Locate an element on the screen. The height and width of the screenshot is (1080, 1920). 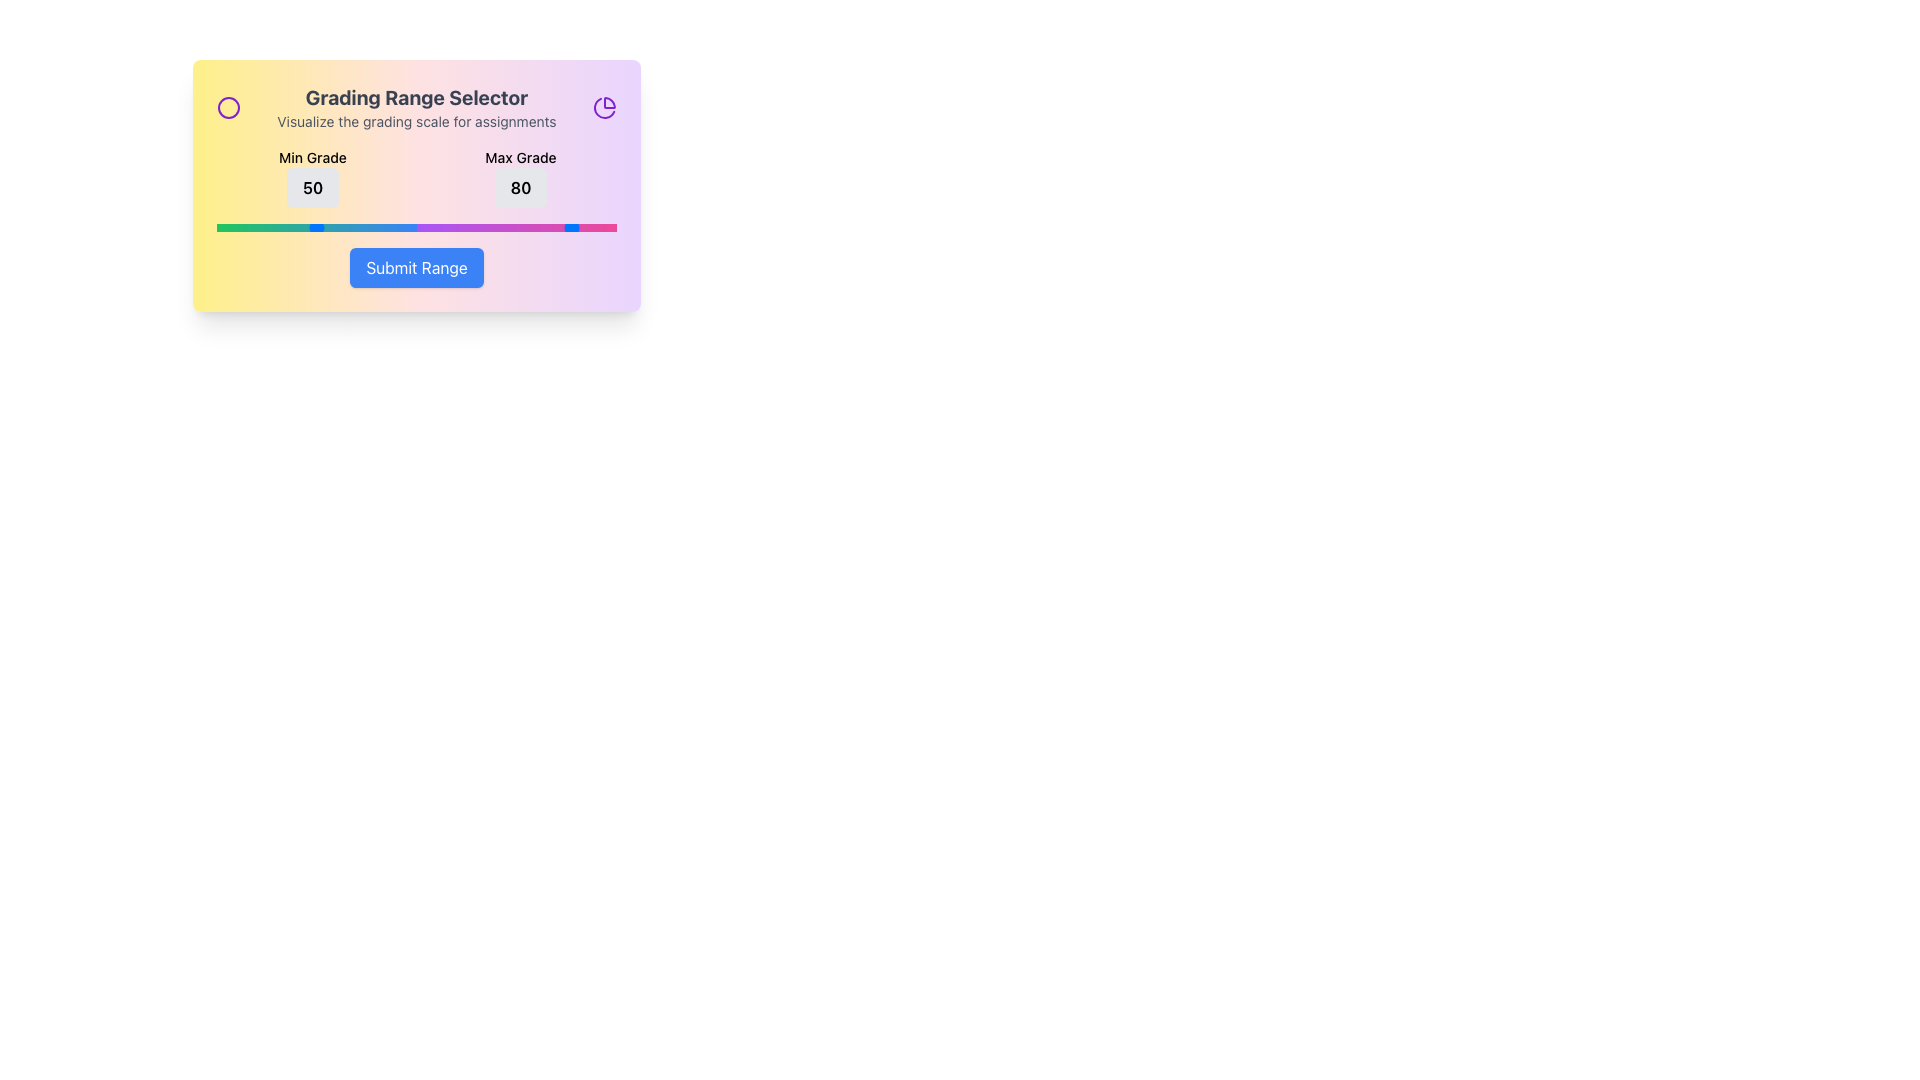
the slider value is located at coordinates (222, 226).